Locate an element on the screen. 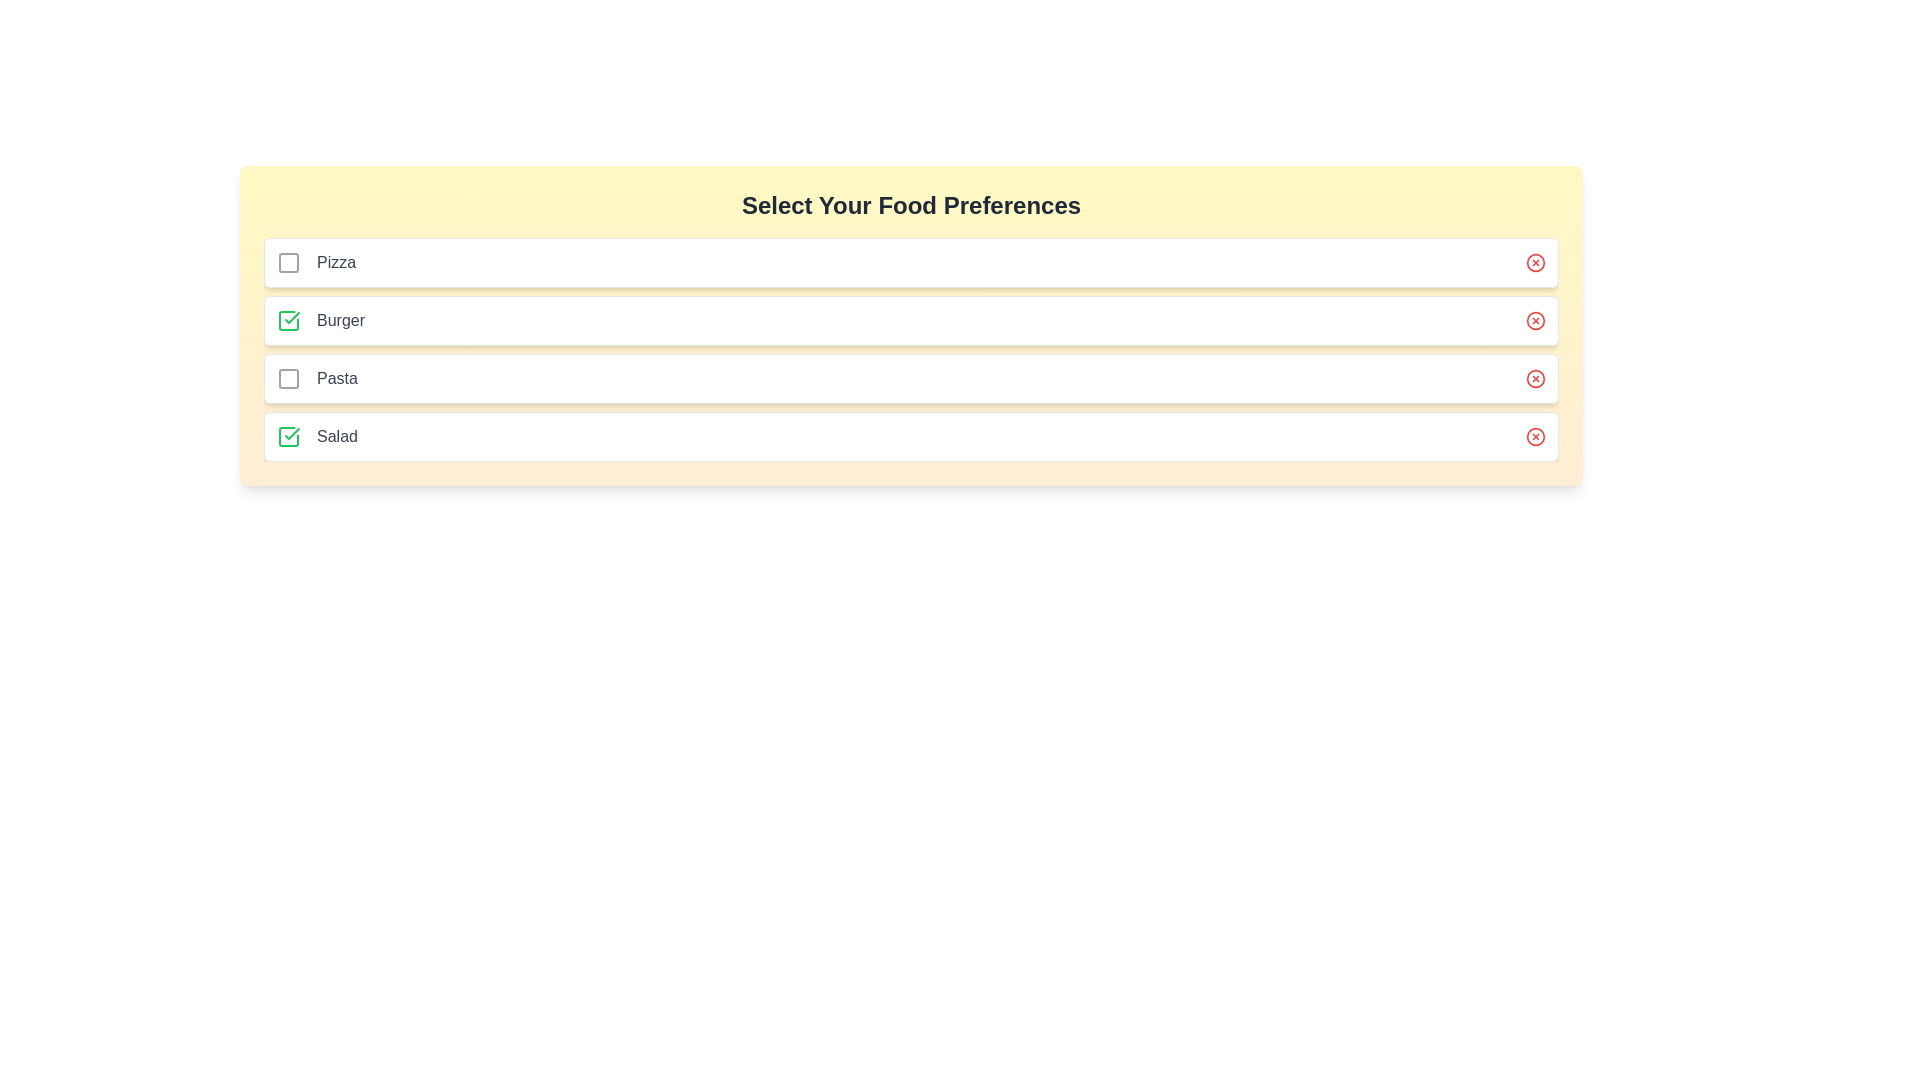 This screenshot has width=1920, height=1080. the checkbox icon located to the left of the text 'Pizza' in the food preferences list is located at coordinates (287, 261).